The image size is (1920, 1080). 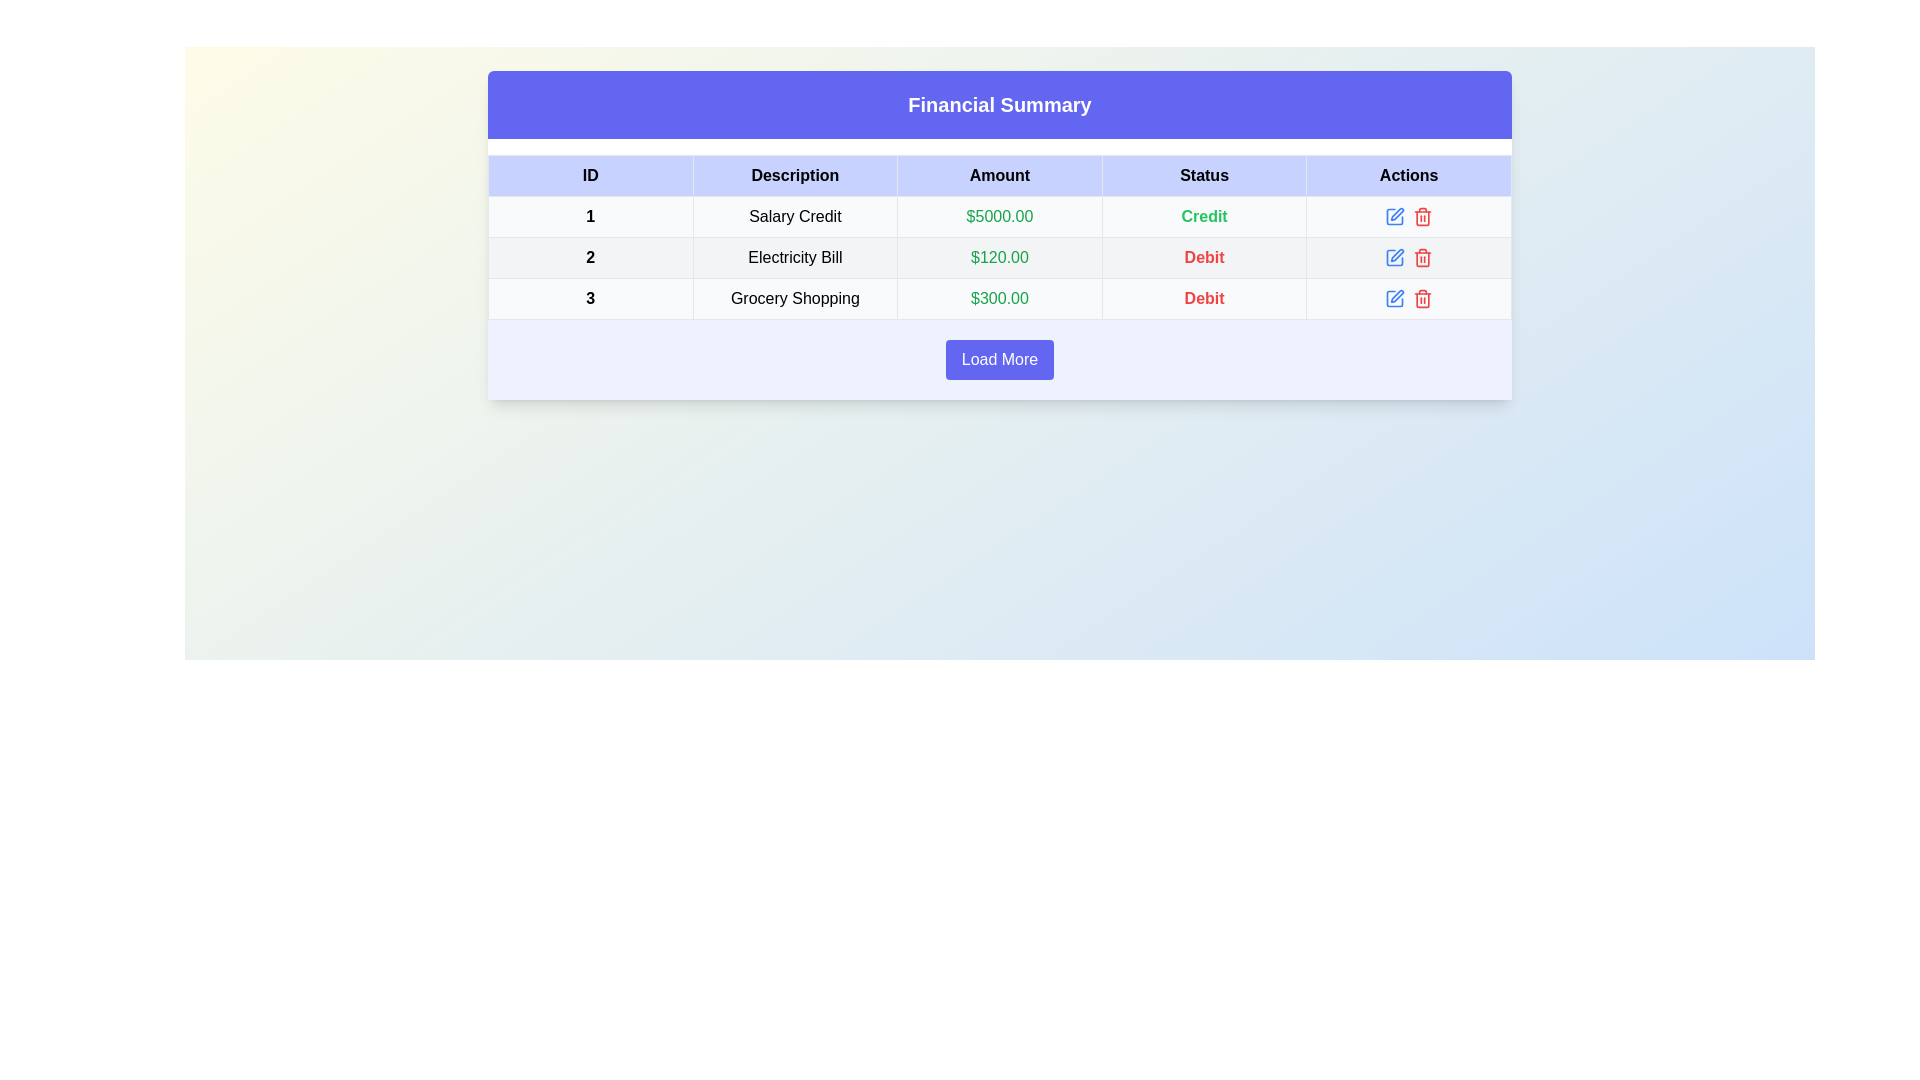 What do you see at coordinates (1408, 299) in the screenshot?
I see `the delete icon in the 'Actions' column of the third row of the transactions table for the 'Grocery Shopping' entry` at bounding box center [1408, 299].